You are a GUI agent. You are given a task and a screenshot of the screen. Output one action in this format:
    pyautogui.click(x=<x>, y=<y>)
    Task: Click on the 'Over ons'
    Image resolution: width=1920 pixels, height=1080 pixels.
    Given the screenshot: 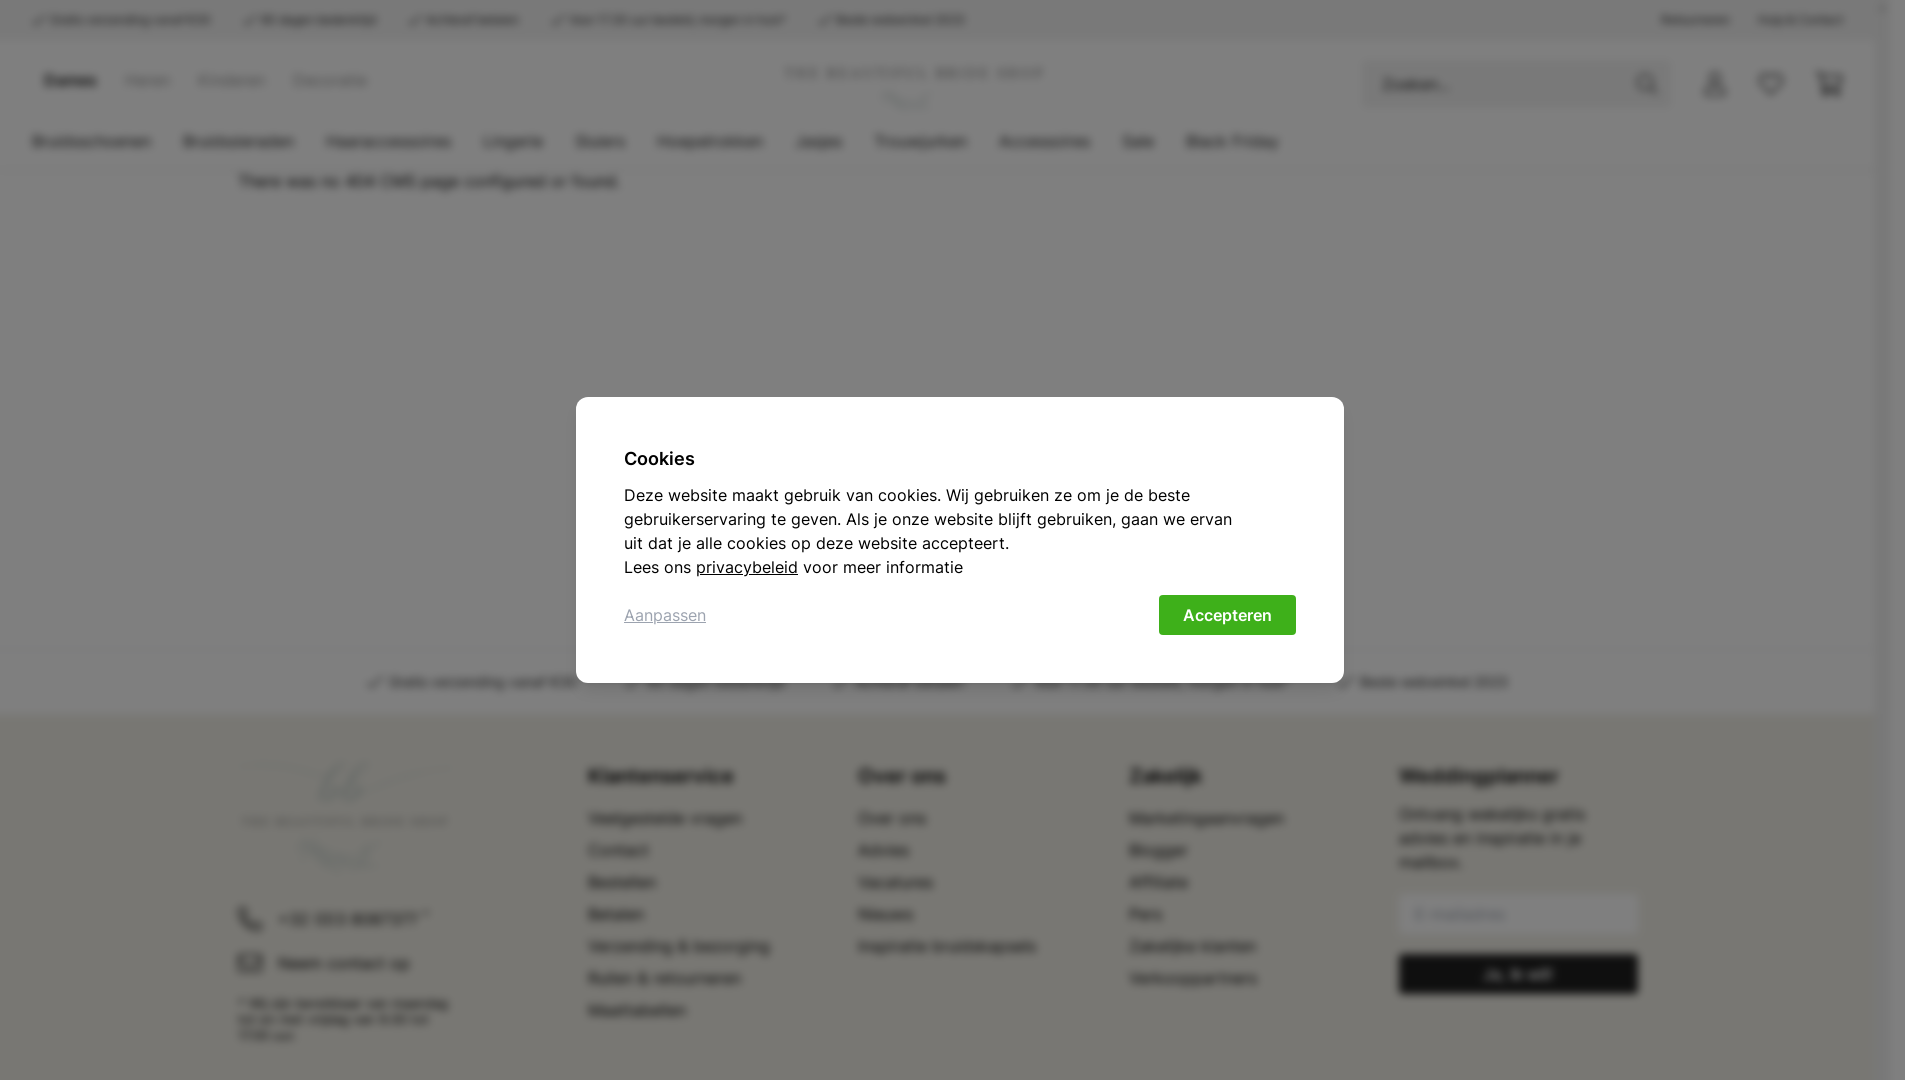 What is the action you would take?
    pyautogui.click(x=891, y=817)
    